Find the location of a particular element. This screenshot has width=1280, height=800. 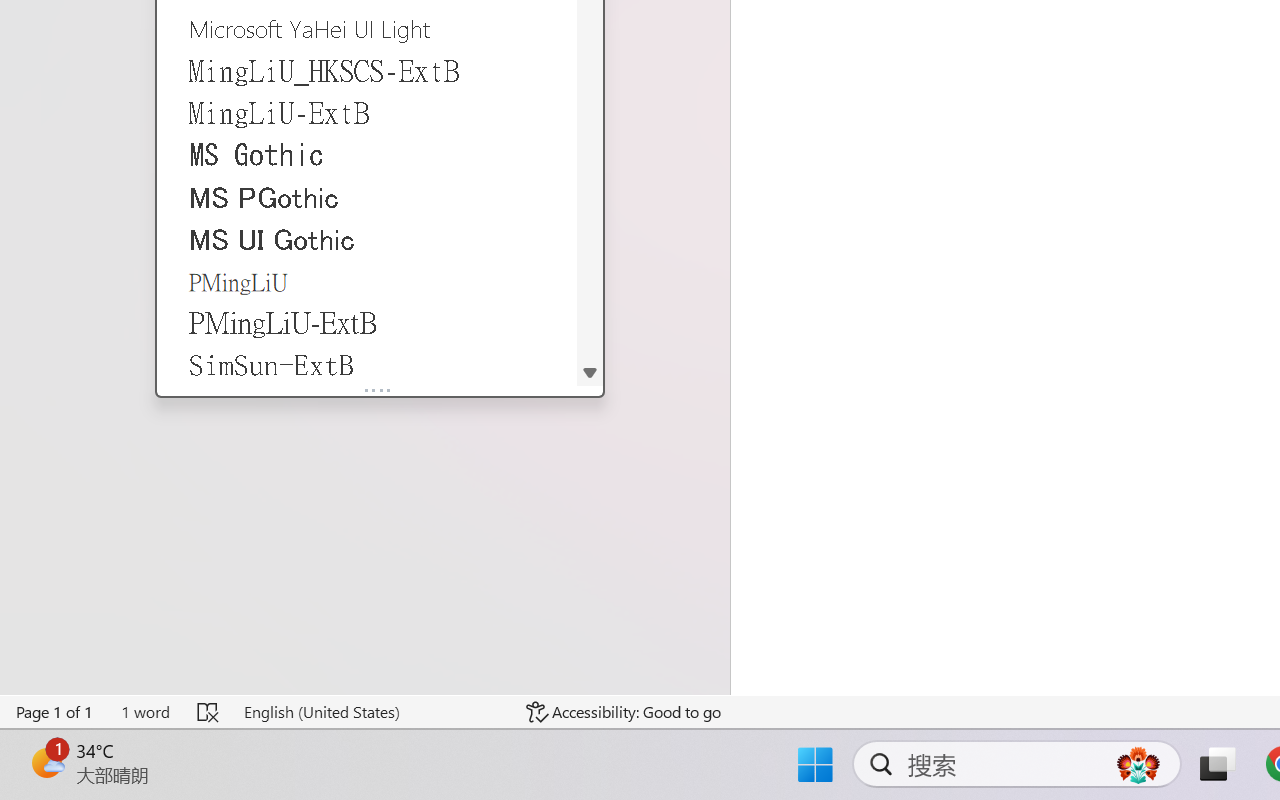

'Spelling and Grammar Check Errors' is located at coordinates (209, 711).